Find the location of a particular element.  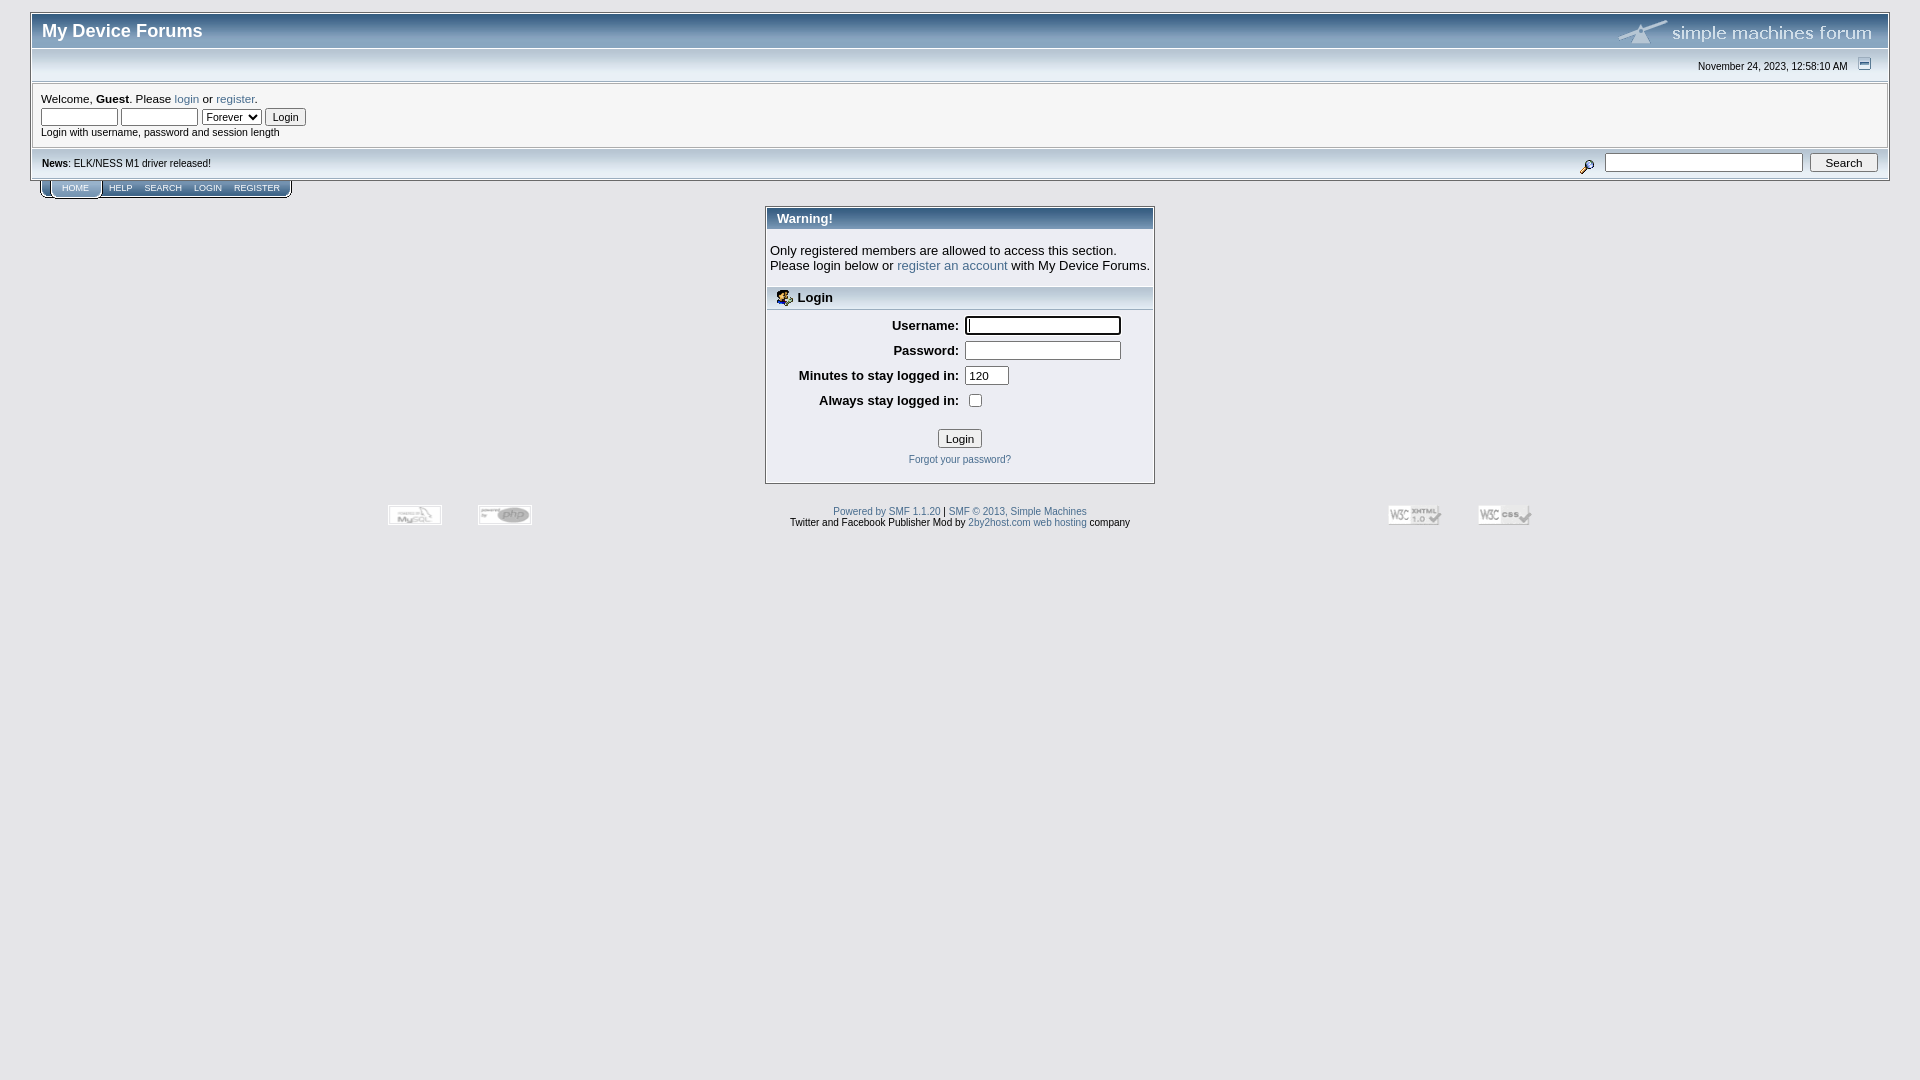

'2by2host.com' is located at coordinates (998, 521).